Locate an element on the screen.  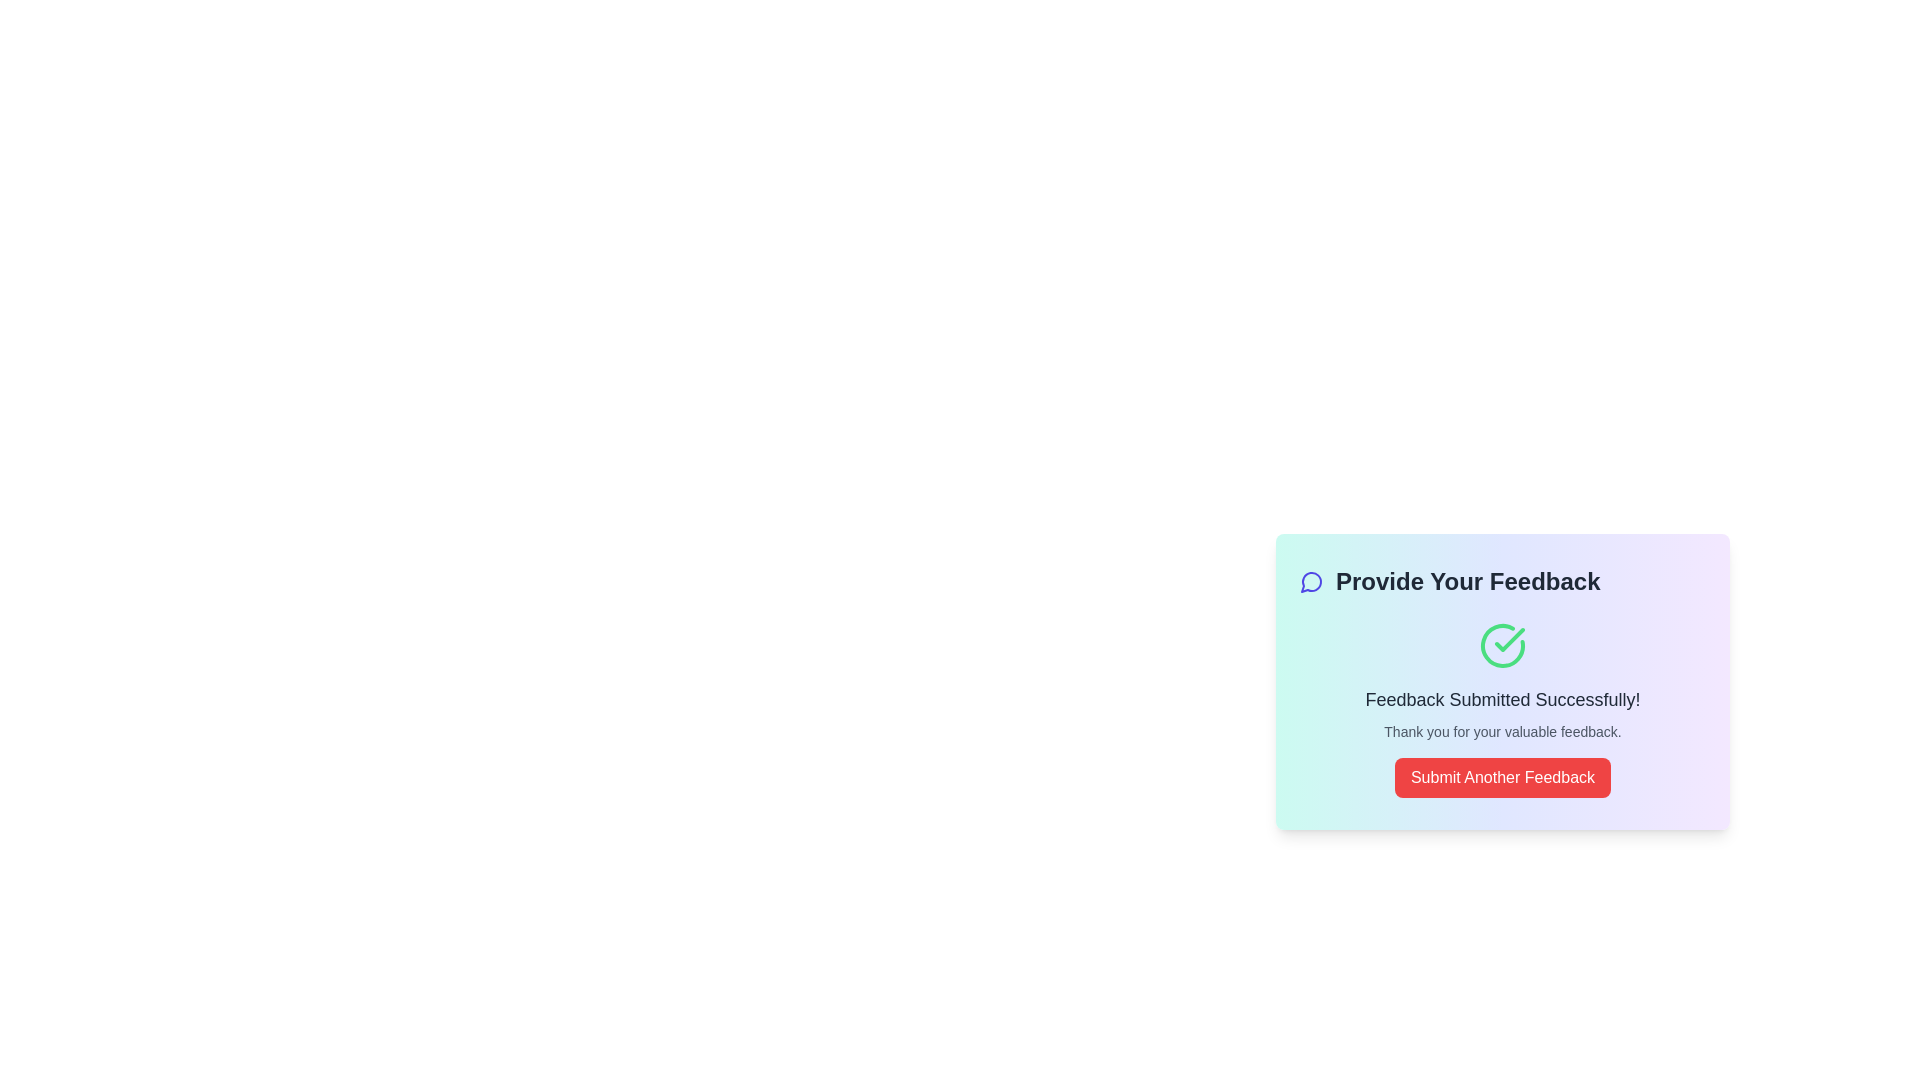
text label that serves as the main heading for the feedback submission interface, located at the center panel above the green checkmark icon is located at coordinates (1502, 582).